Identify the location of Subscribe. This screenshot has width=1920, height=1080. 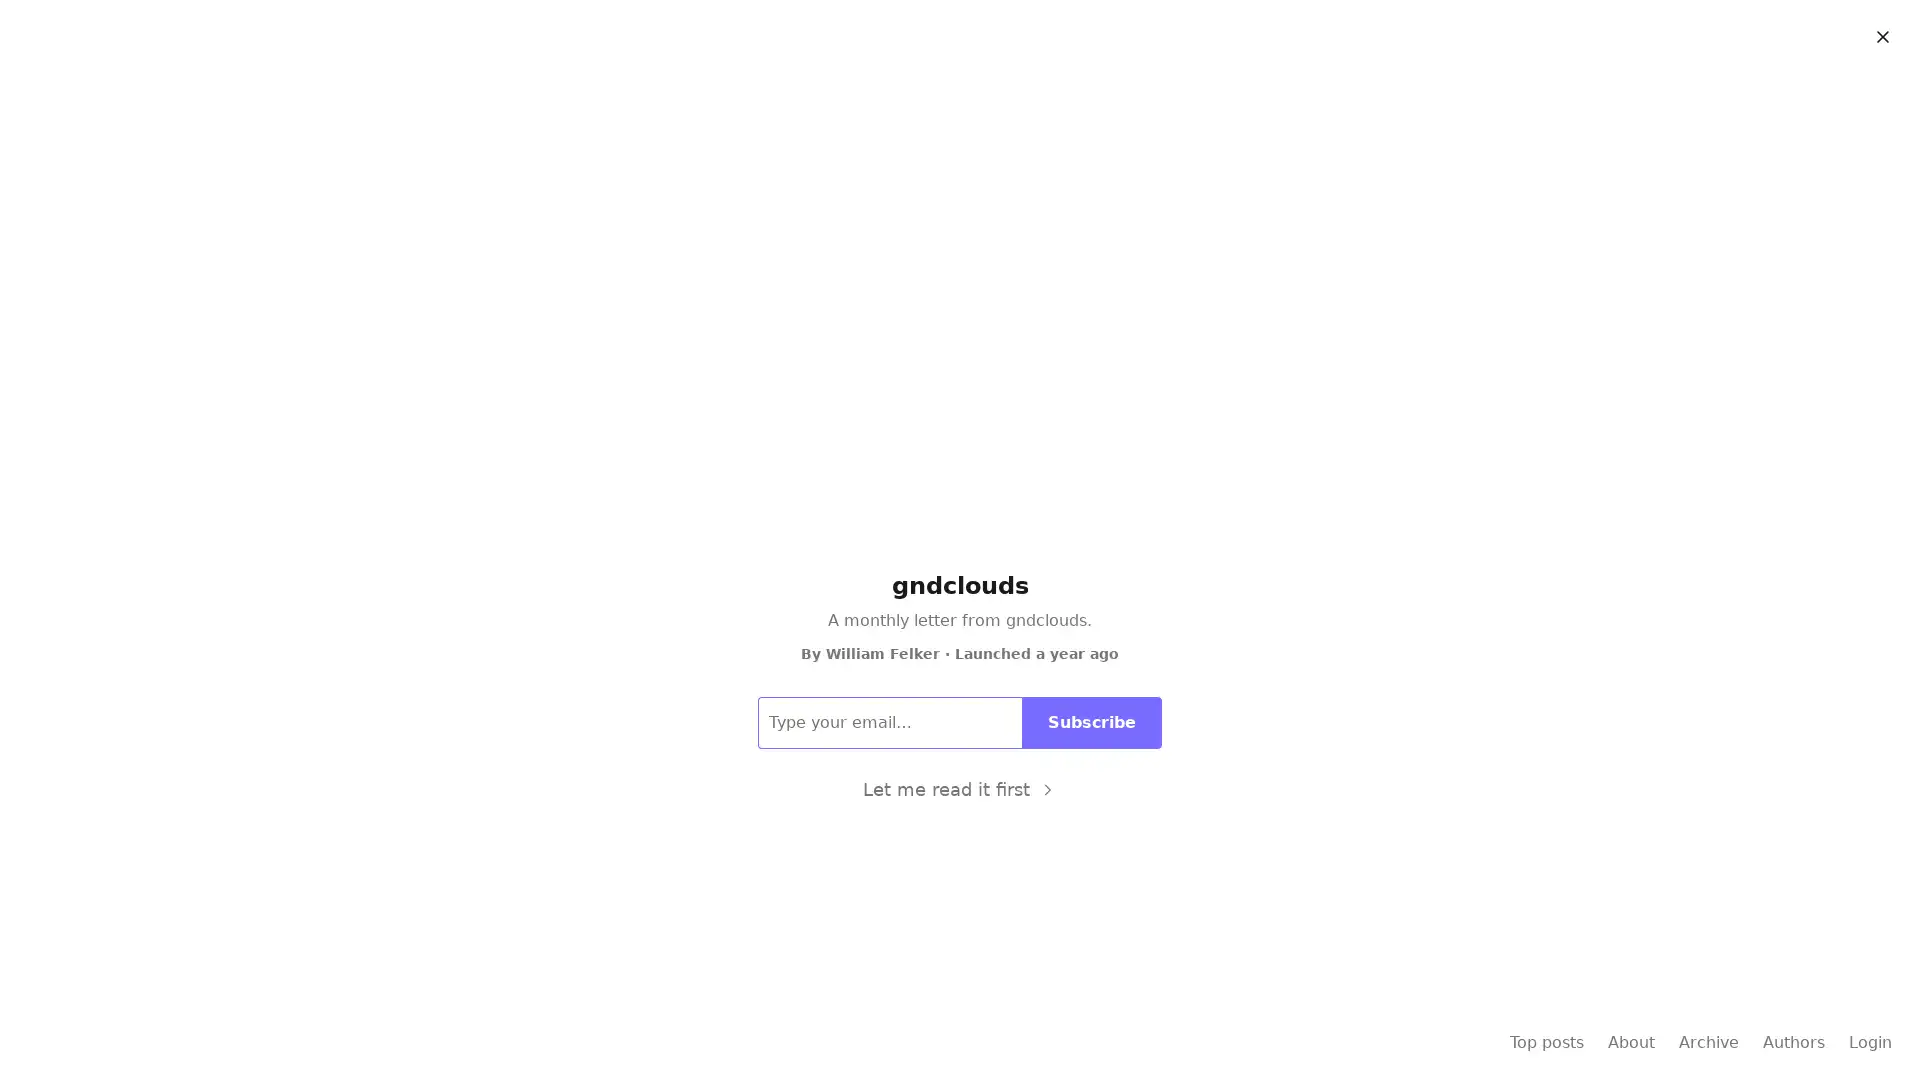
(1758, 31).